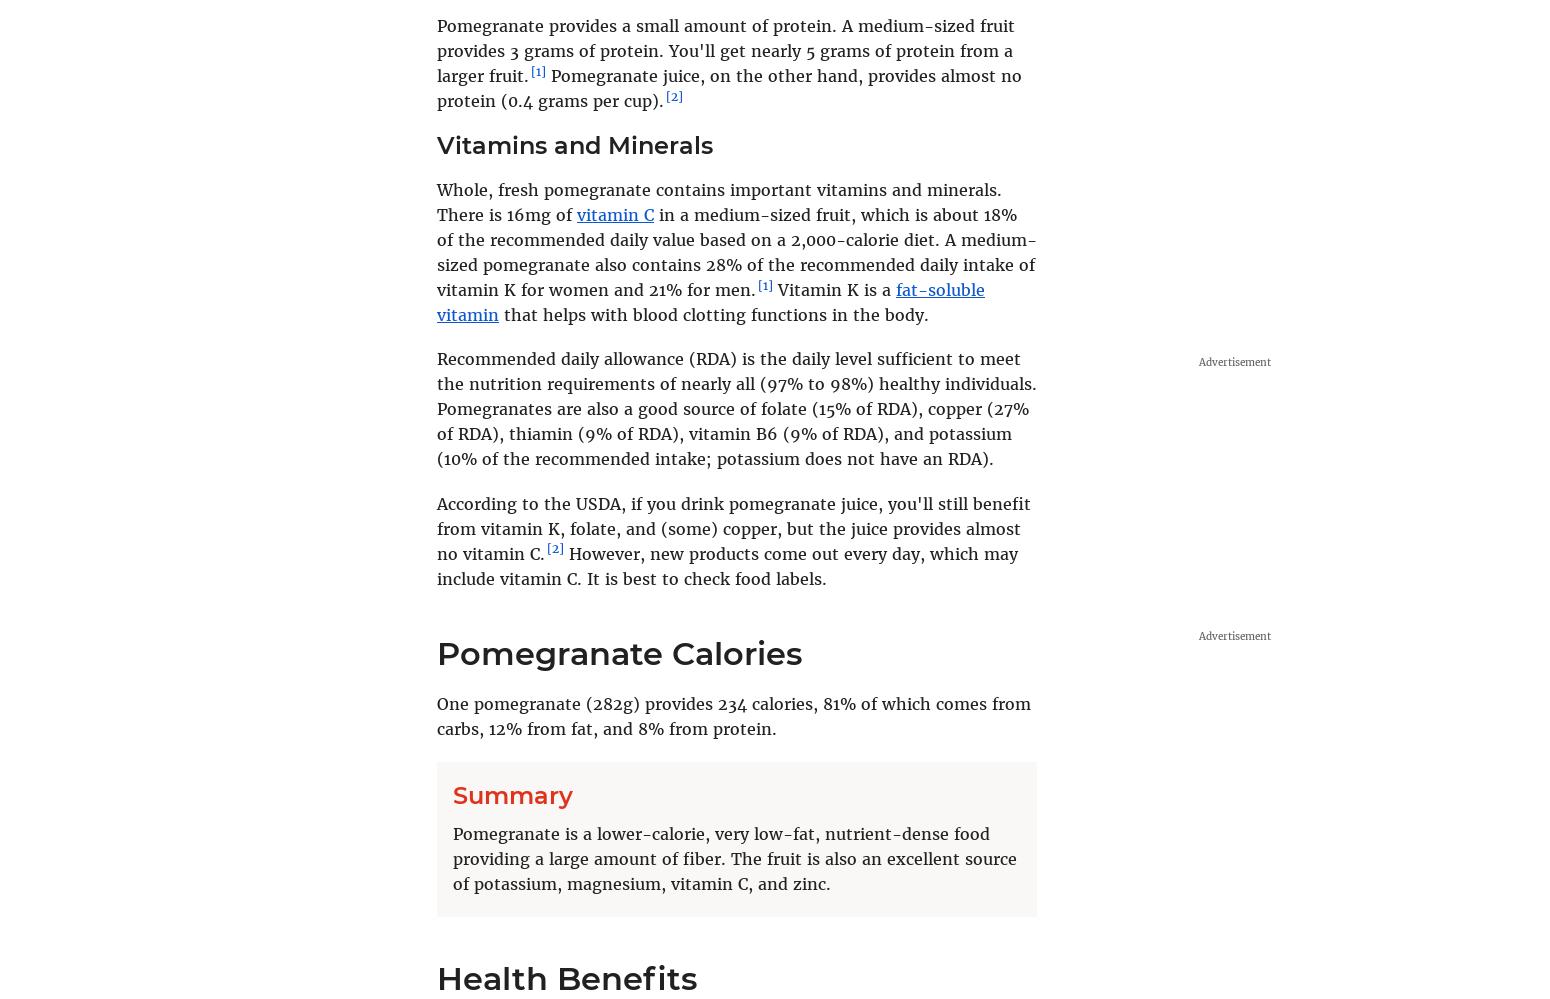 The image size is (1550, 999). I want to click on 'Vitamin K is a', so click(833, 289).